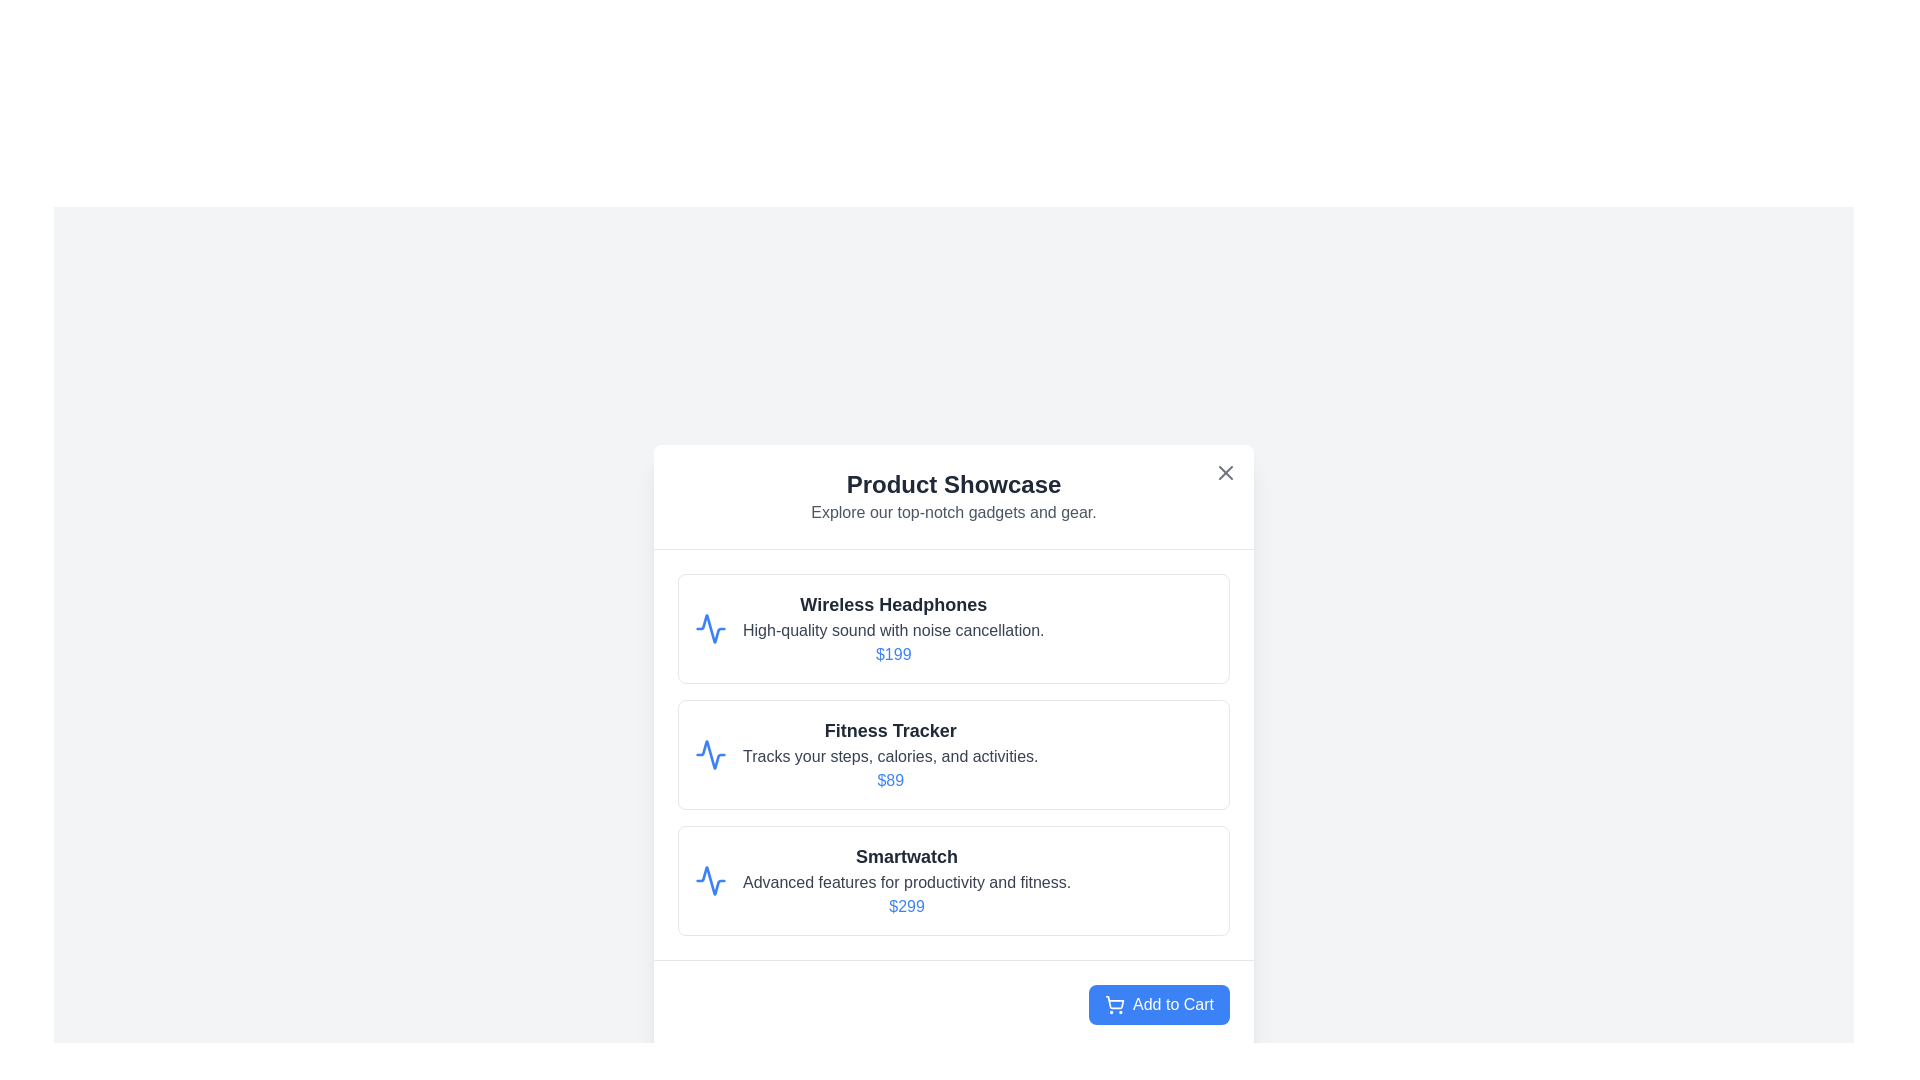  What do you see at coordinates (953, 755) in the screenshot?
I see `the product card for the fitness tracker, which is the second card in the list of product cards within the modal dialog` at bounding box center [953, 755].